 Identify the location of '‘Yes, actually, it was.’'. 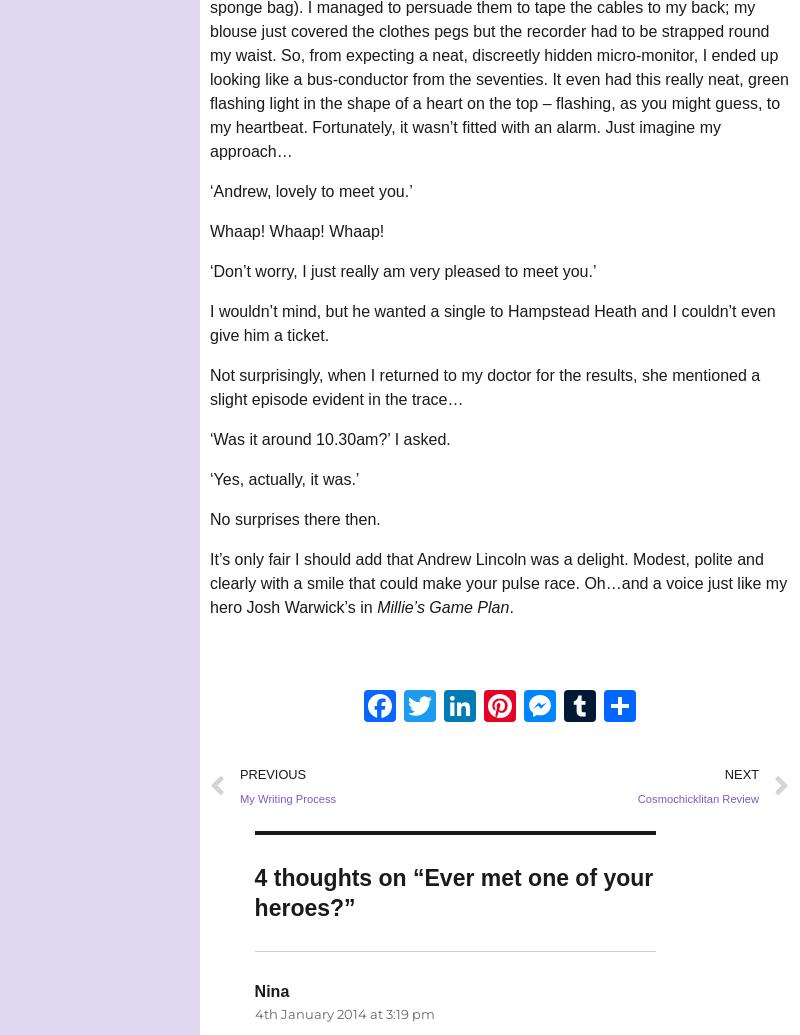
(210, 479).